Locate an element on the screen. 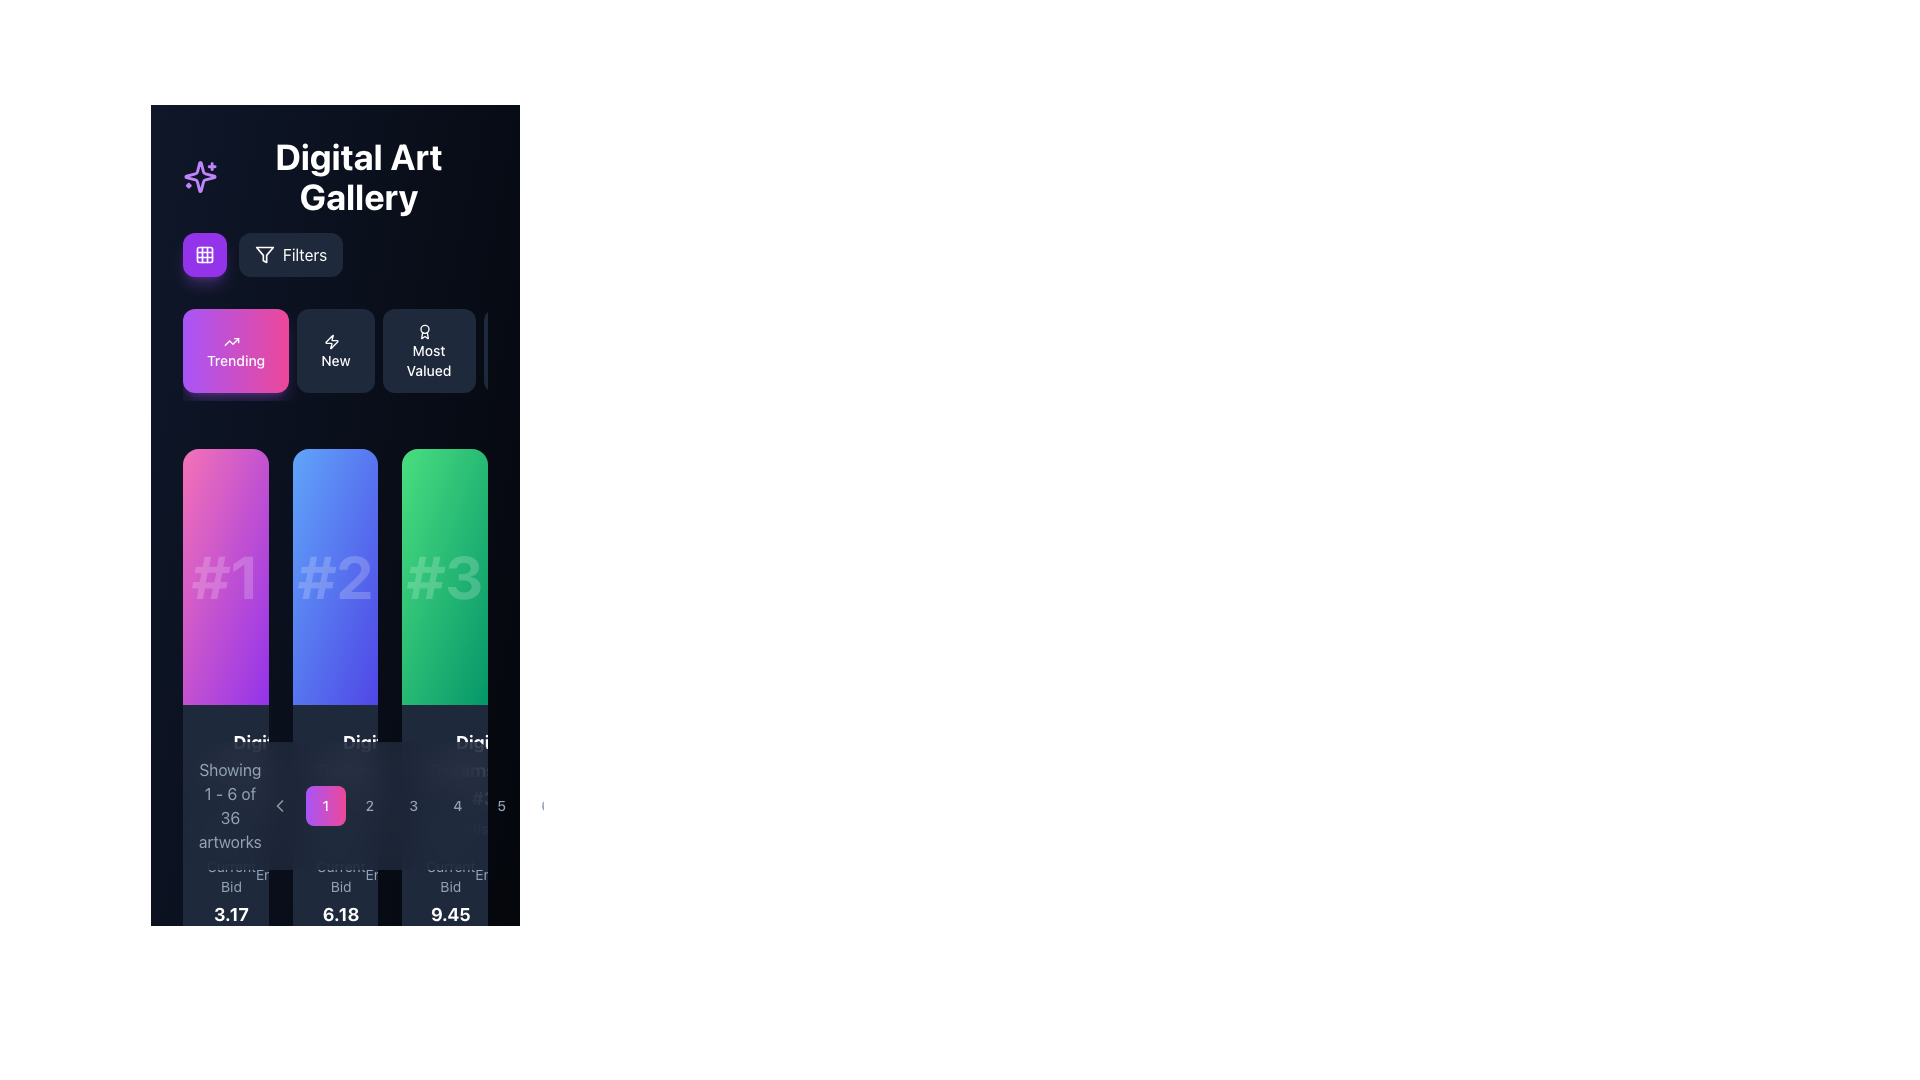  the rightward chevron arrow button located on the right side of the pagination interface is located at coordinates (590, 805).